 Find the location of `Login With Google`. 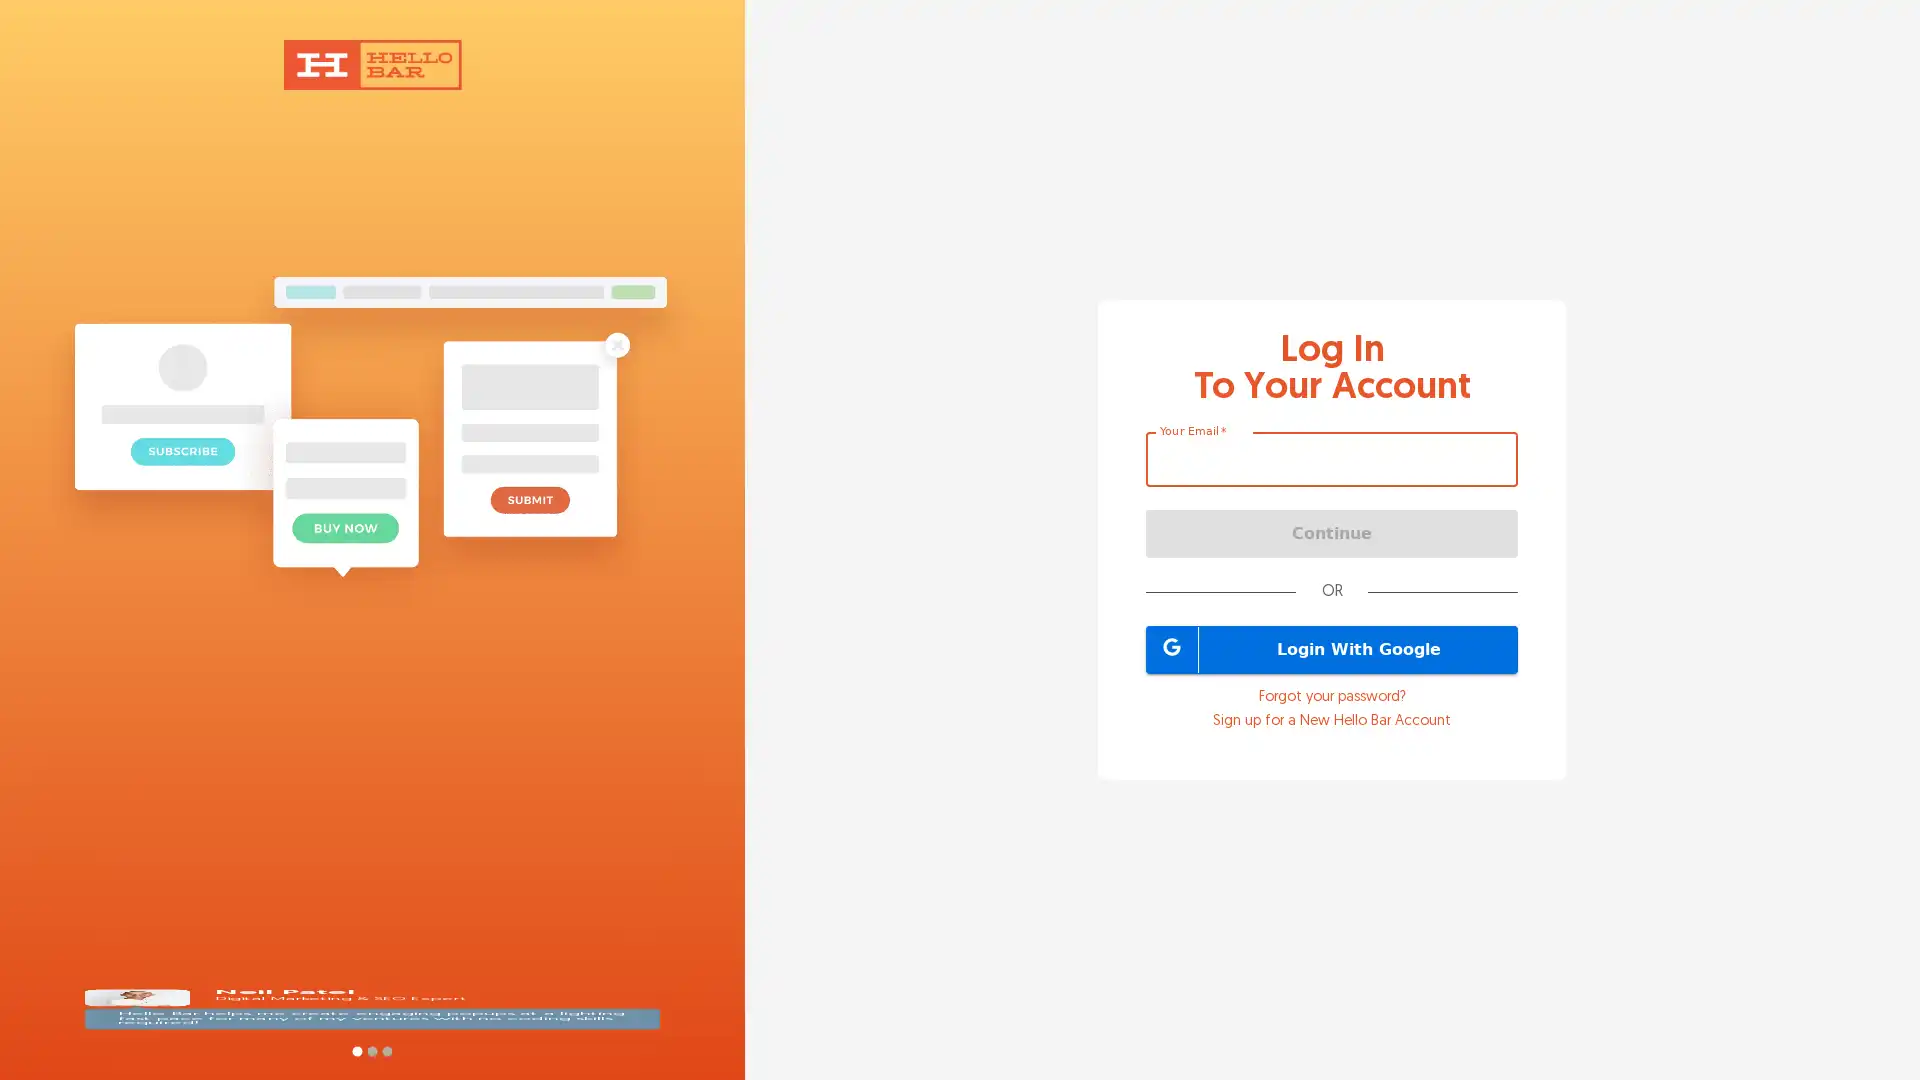

Login With Google is located at coordinates (1332, 648).